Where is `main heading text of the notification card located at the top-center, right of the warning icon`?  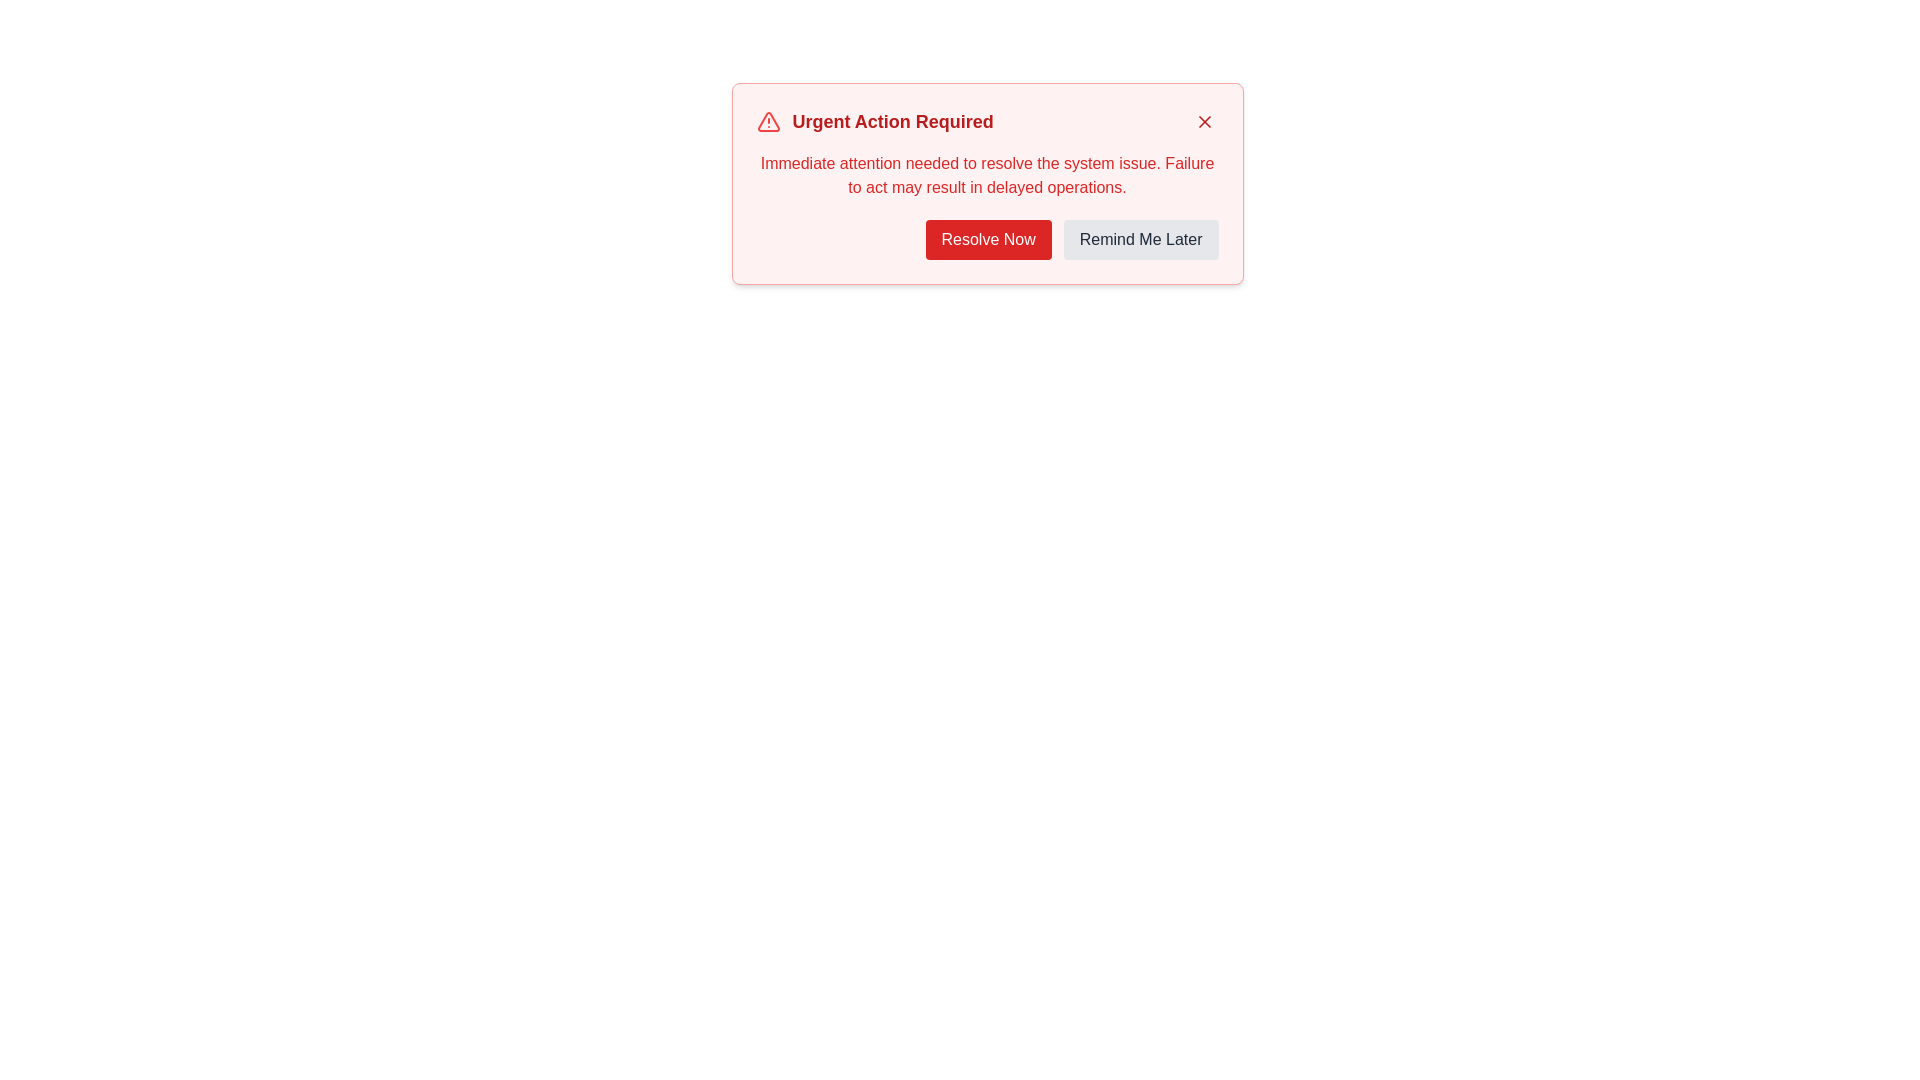
main heading text of the notification card located at the top-center, right of the warning icon is located at coordinates (875, 122).